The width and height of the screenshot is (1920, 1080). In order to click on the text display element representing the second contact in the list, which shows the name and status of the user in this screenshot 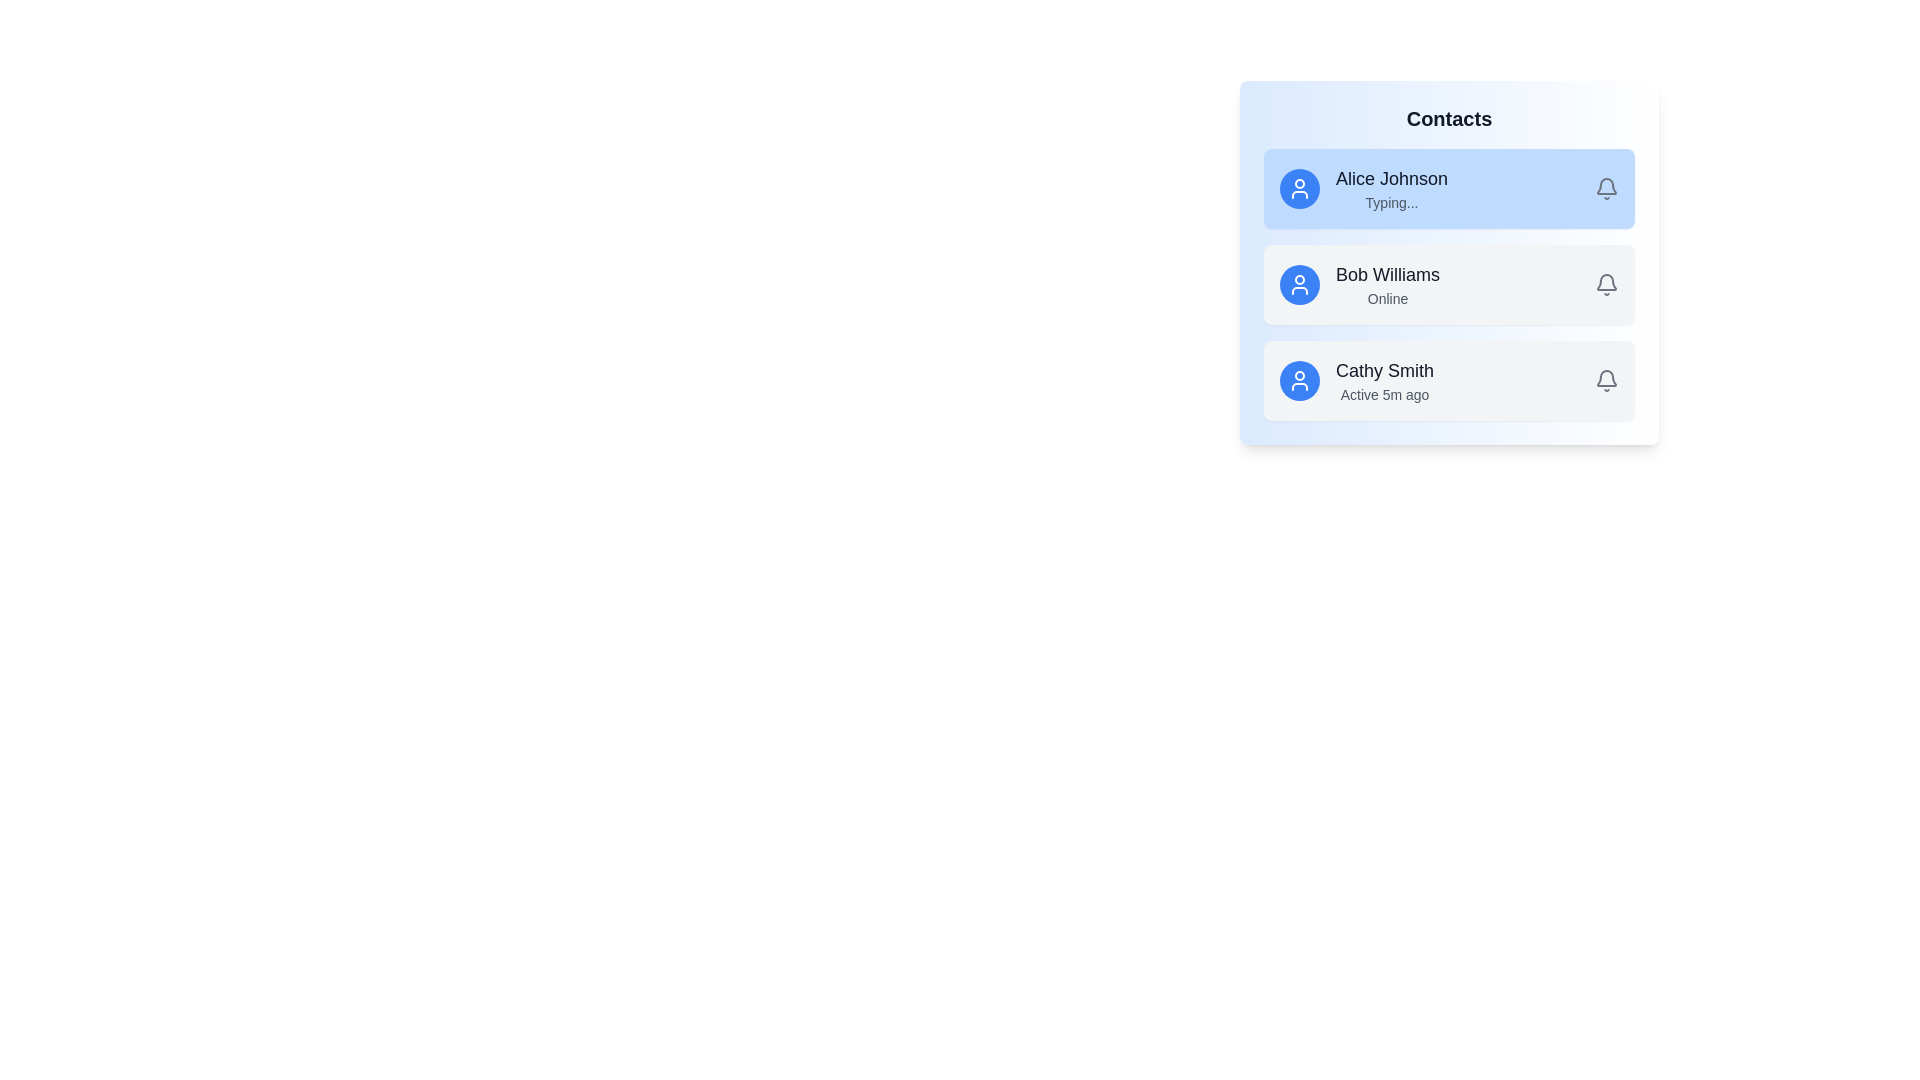, I will do `click(1386, 285)`.